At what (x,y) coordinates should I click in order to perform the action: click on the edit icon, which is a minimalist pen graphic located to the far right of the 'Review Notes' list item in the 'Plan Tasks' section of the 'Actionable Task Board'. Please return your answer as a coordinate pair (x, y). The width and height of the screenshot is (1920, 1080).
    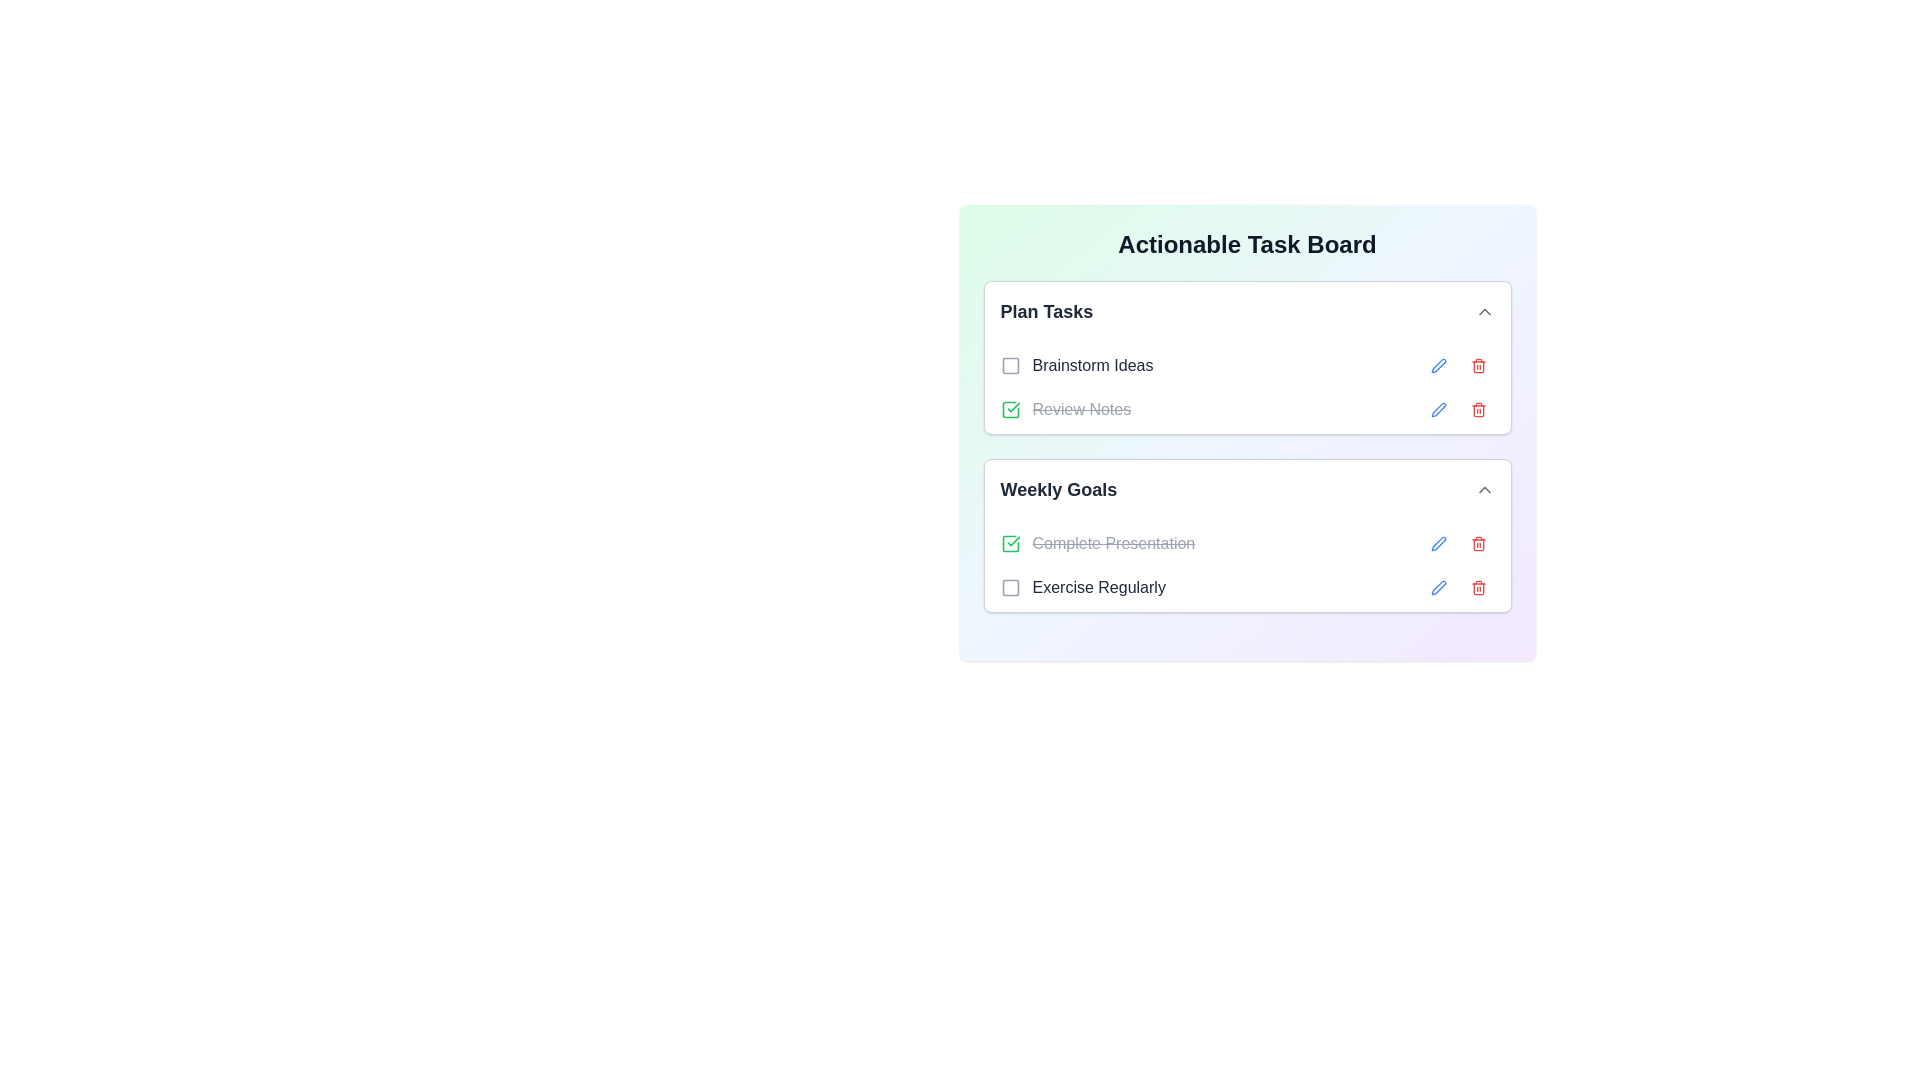
    Looking at the image, I should click on (1437, 408).